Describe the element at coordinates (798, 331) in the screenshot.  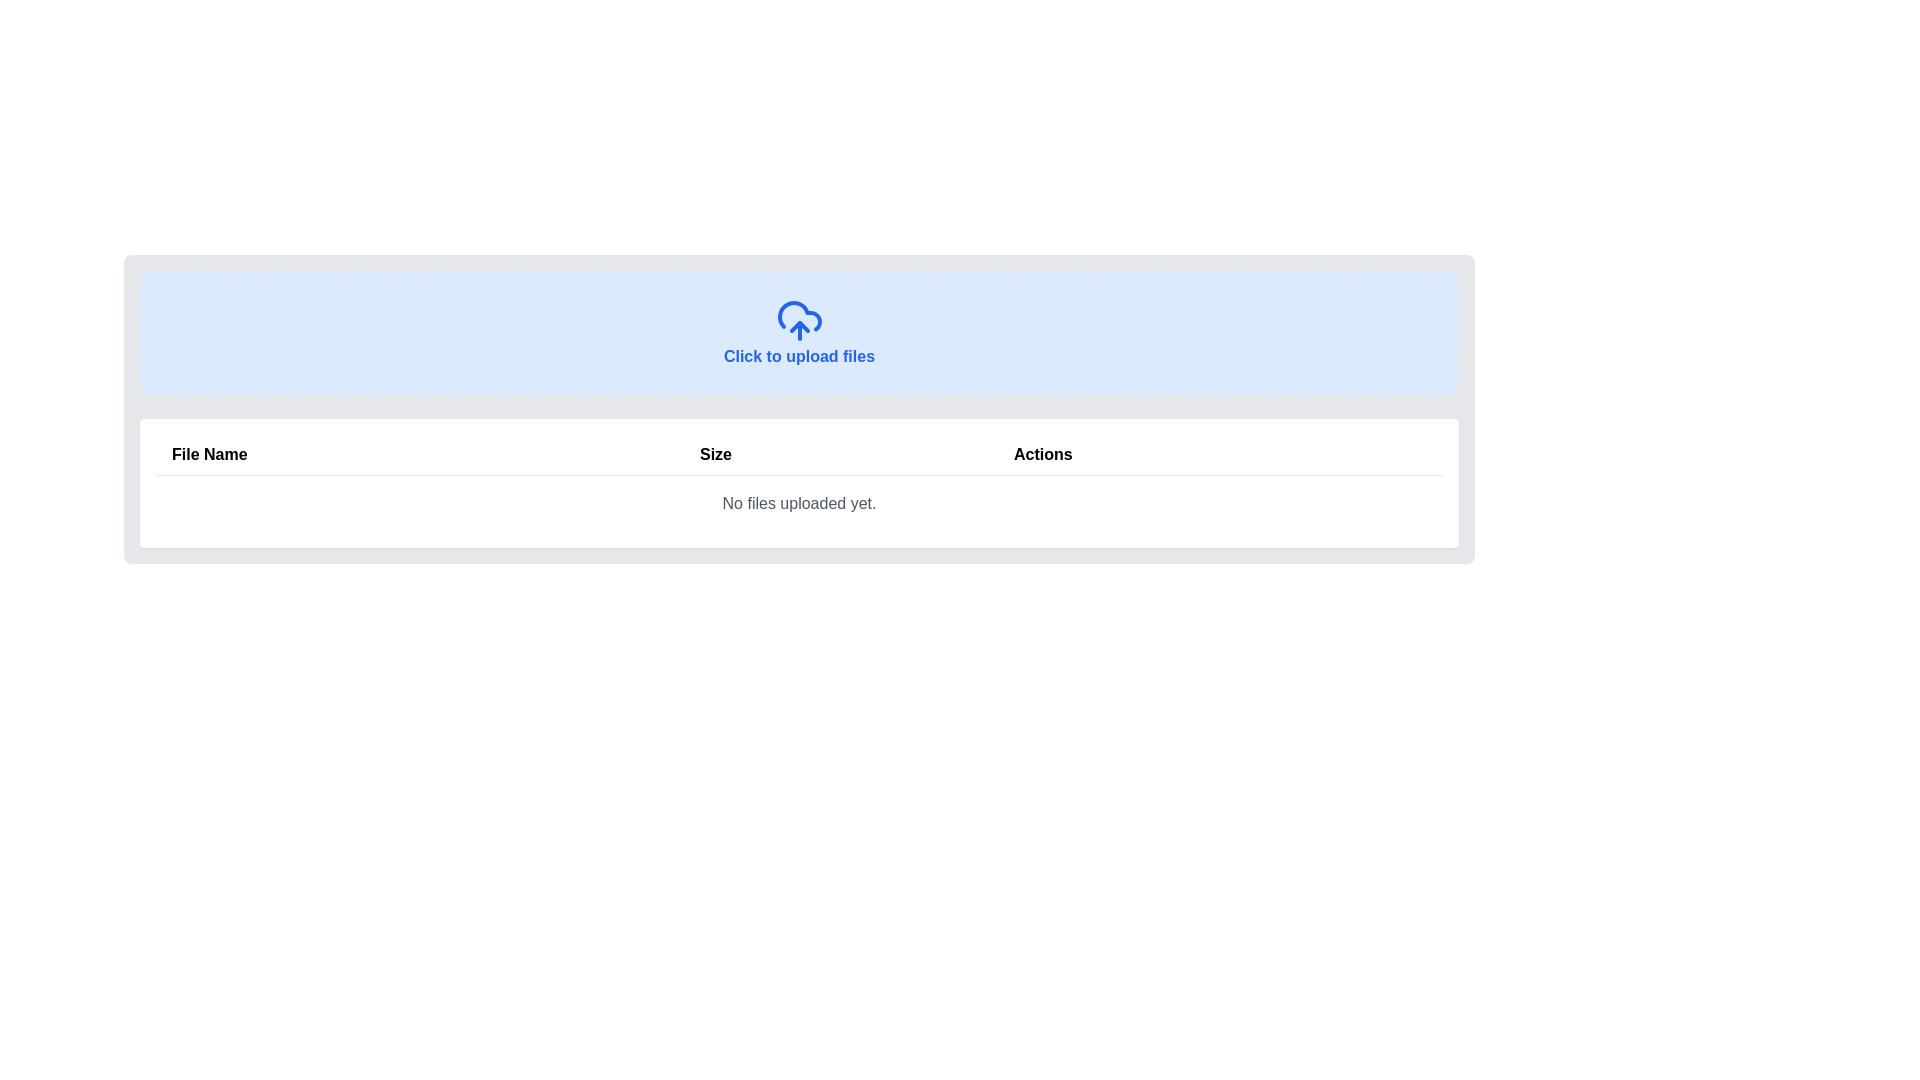
I see `the interactive text label located in the prominent light blue area with dashed borders` at that location.